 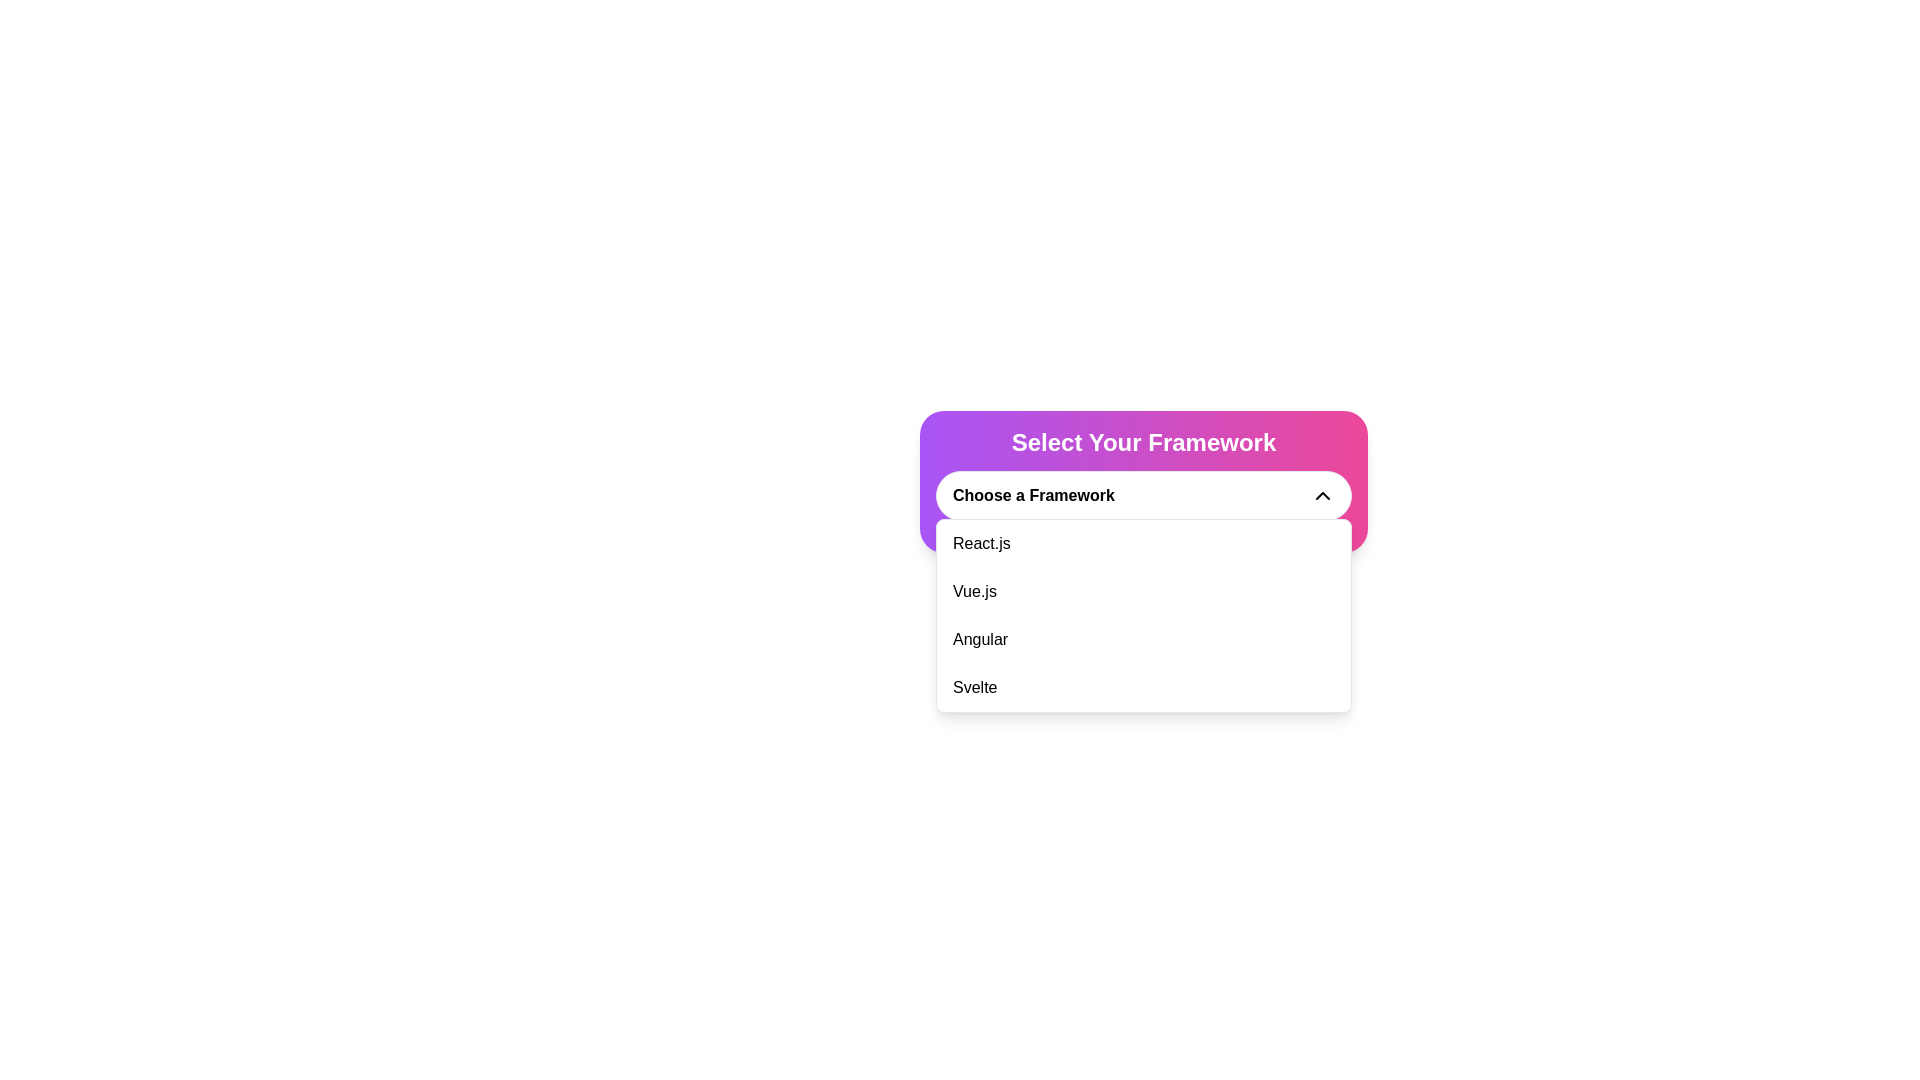 I want to click on the 'Vue.js' dropdown list item, which is the second option in the dropdown menu under 'Select Your Framework', so click(x=1143, y=590).